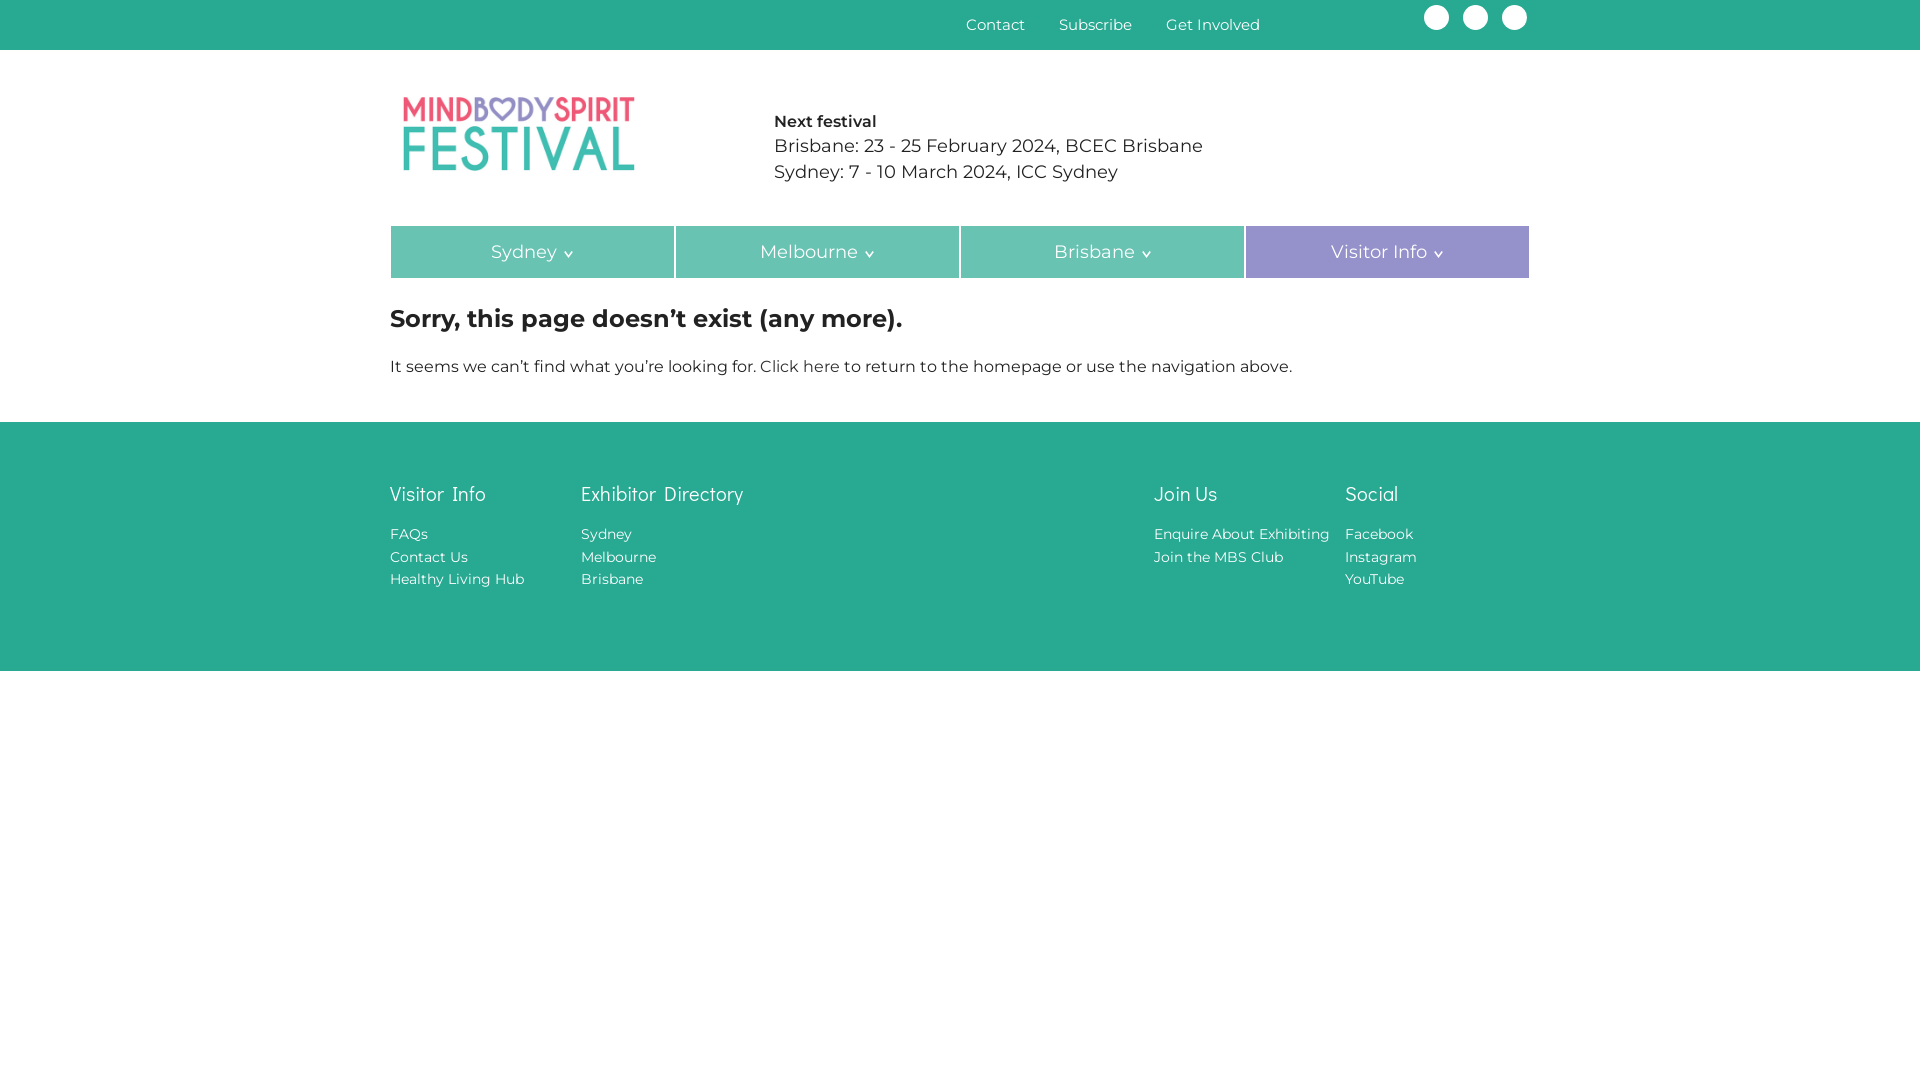  I want to click on 'Join the MBS Club', so click(1217, 556).